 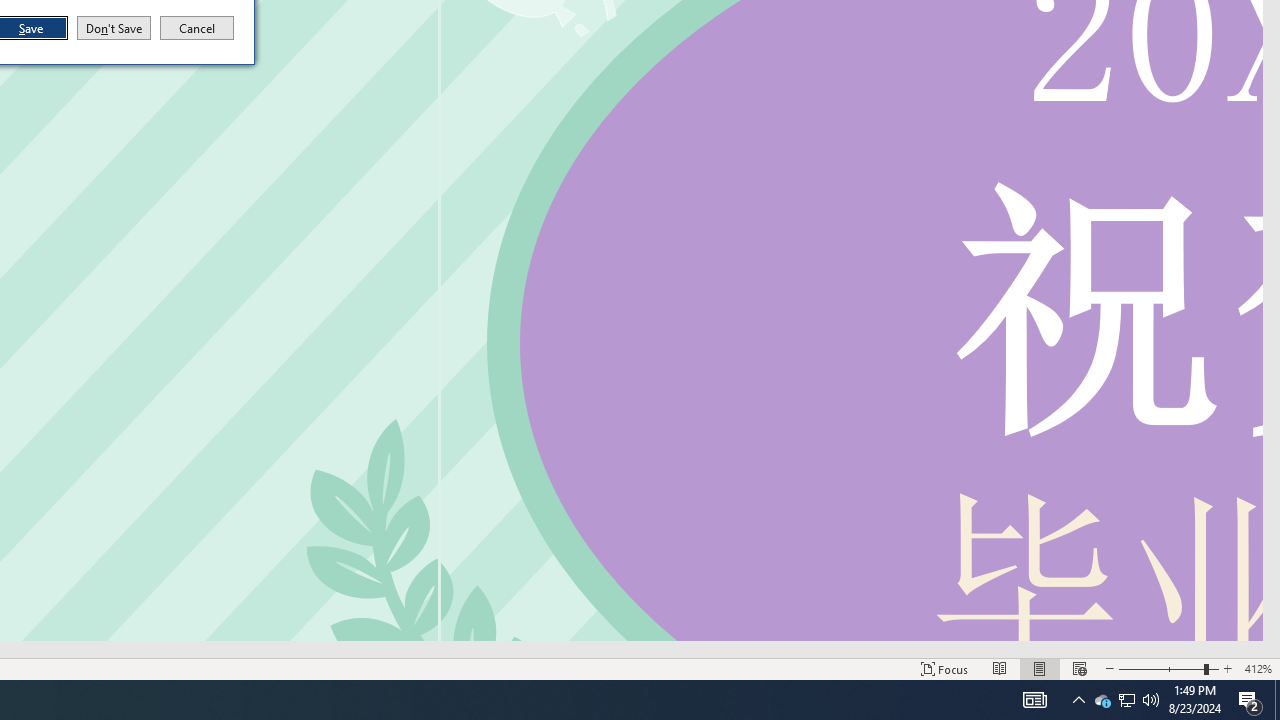 I want to click on 'Action Center, 2 new notifications', so click(x=1250, y=698).